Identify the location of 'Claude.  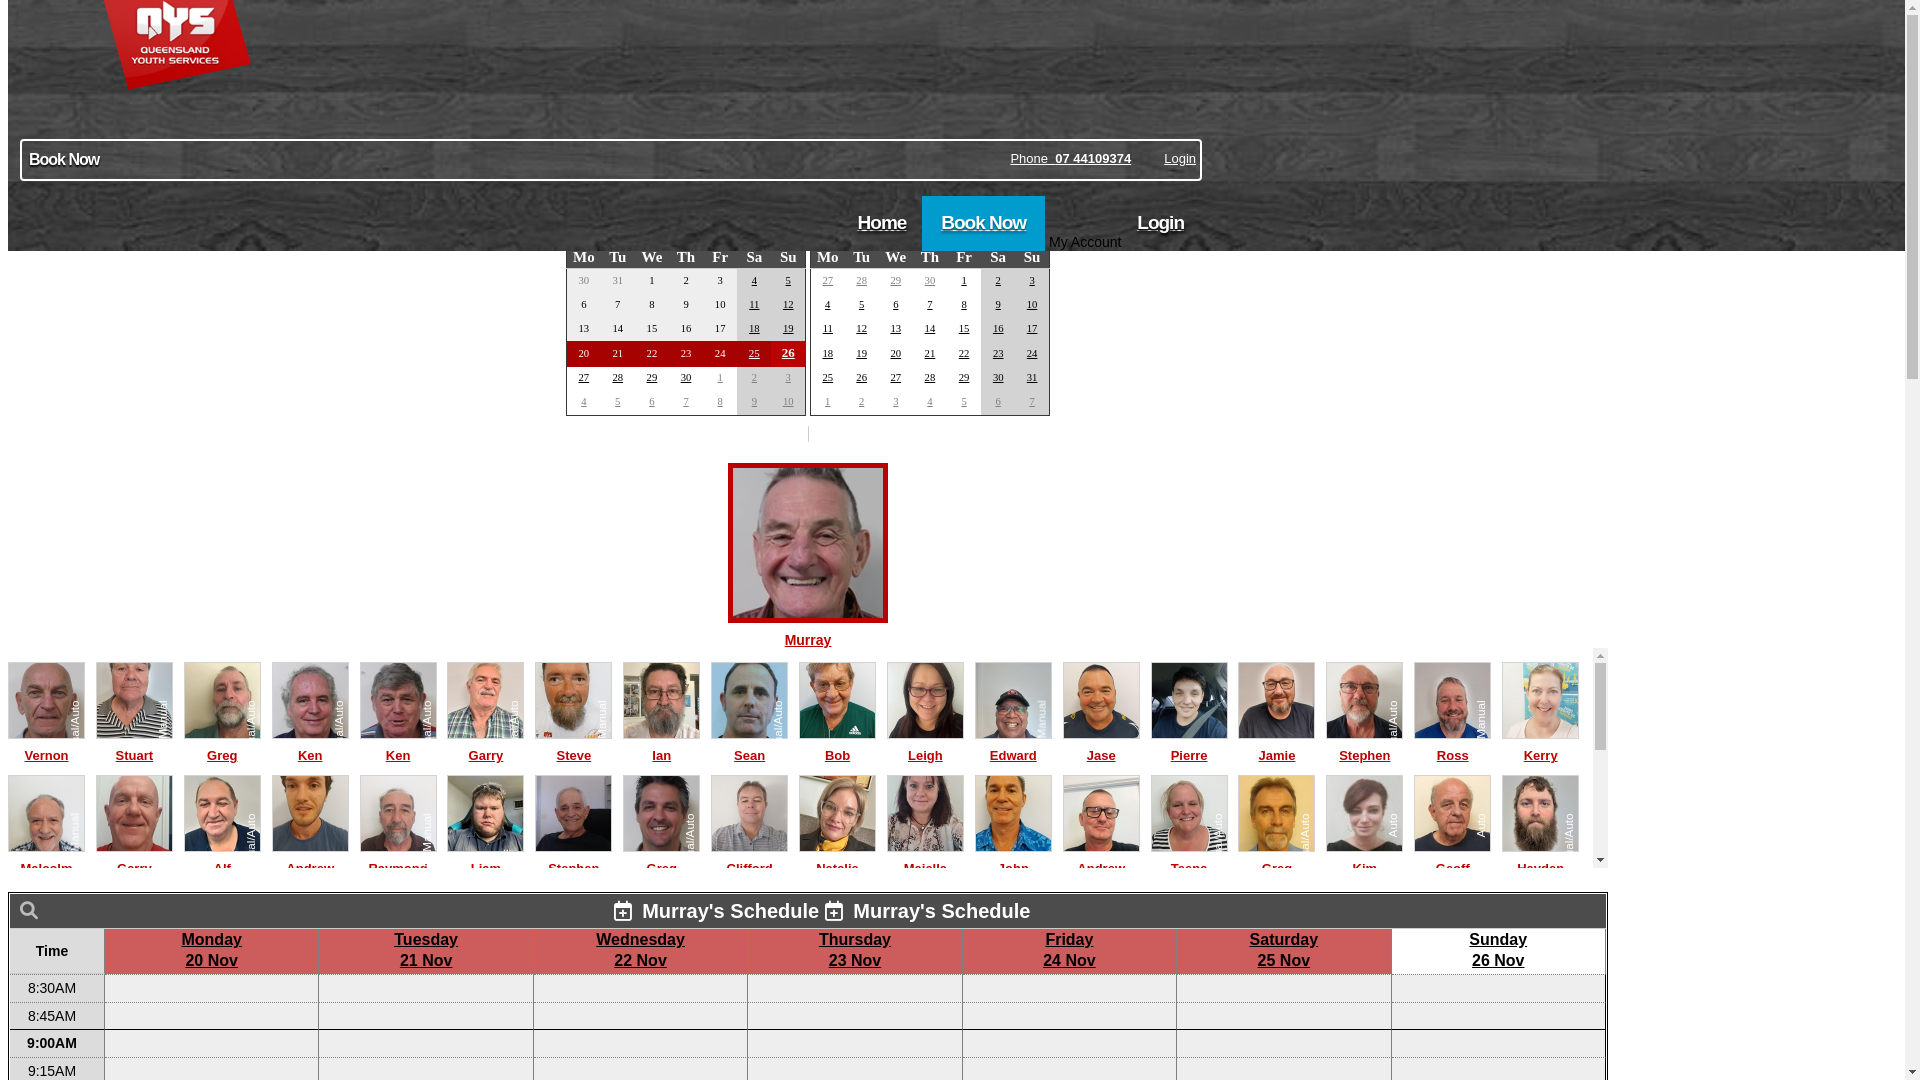
(445, 970).